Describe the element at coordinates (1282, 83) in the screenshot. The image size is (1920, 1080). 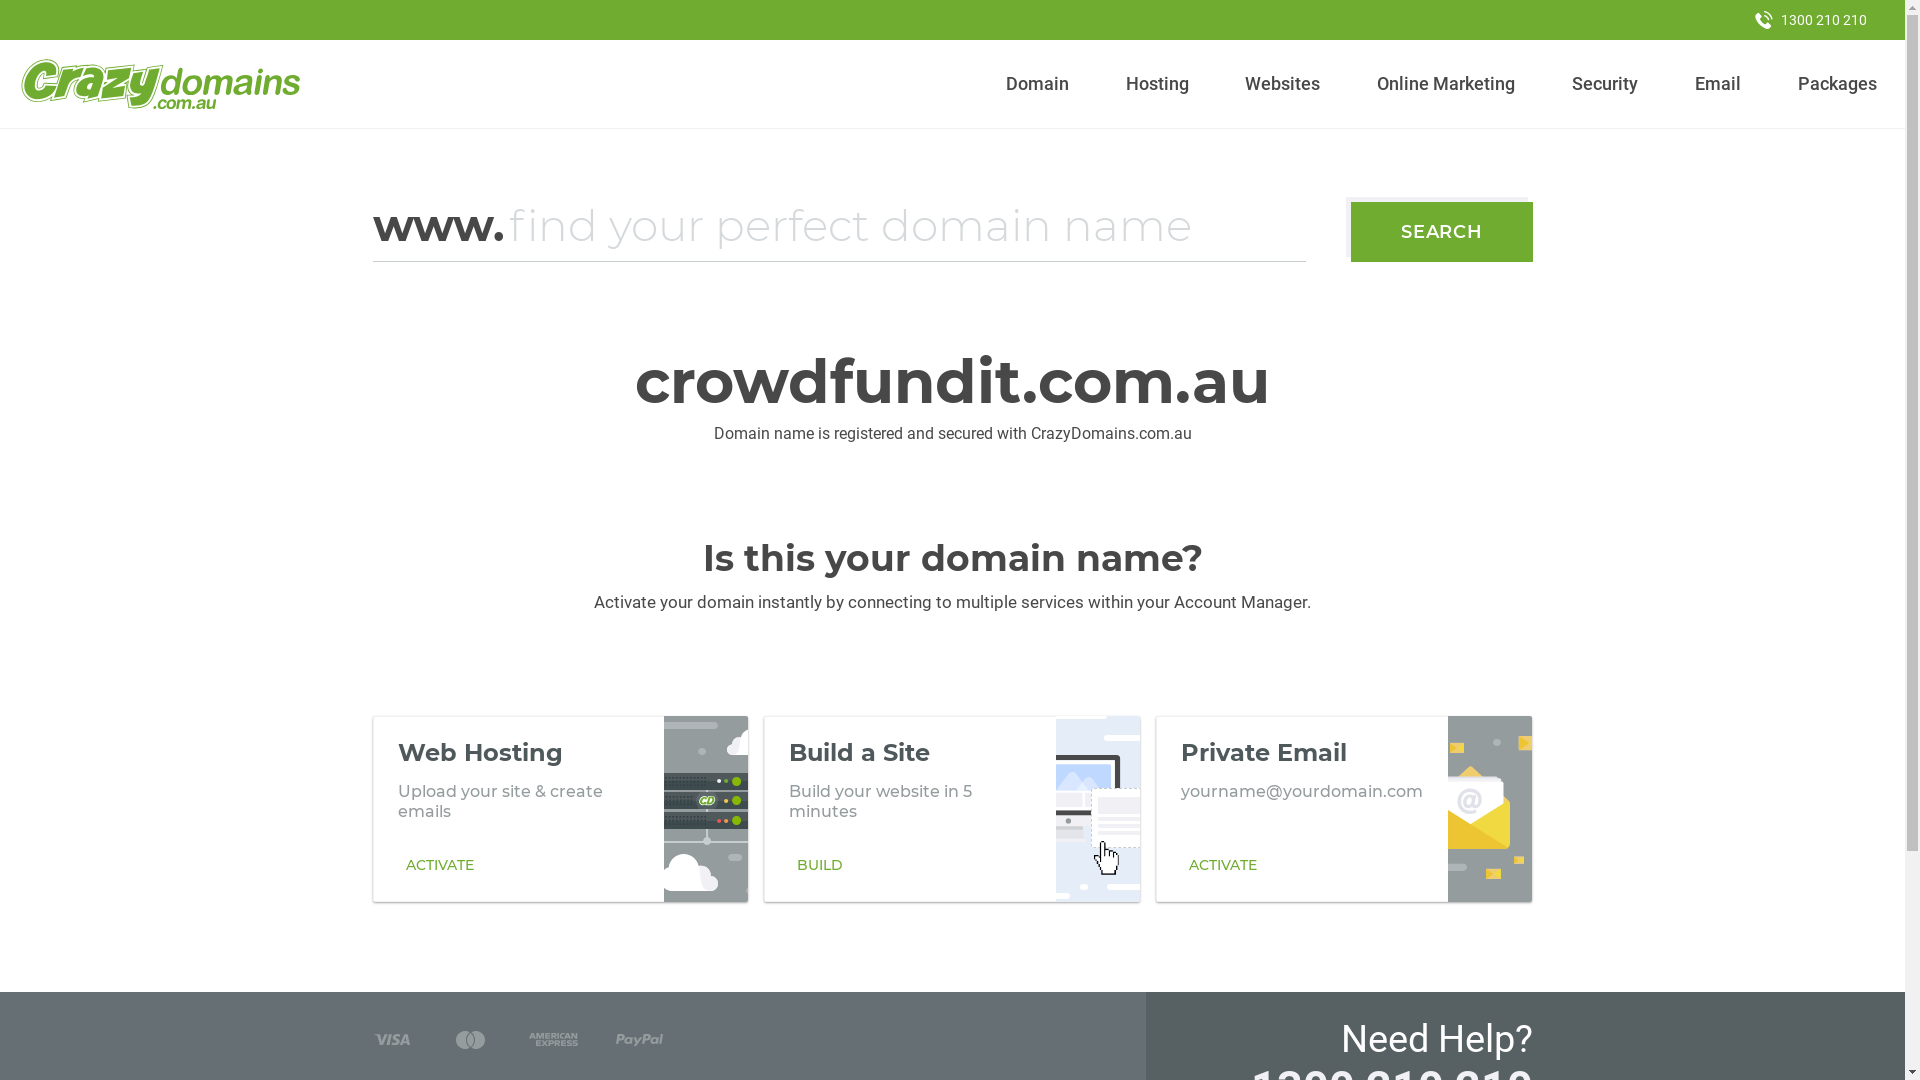
I see `'Websites'` at that location.